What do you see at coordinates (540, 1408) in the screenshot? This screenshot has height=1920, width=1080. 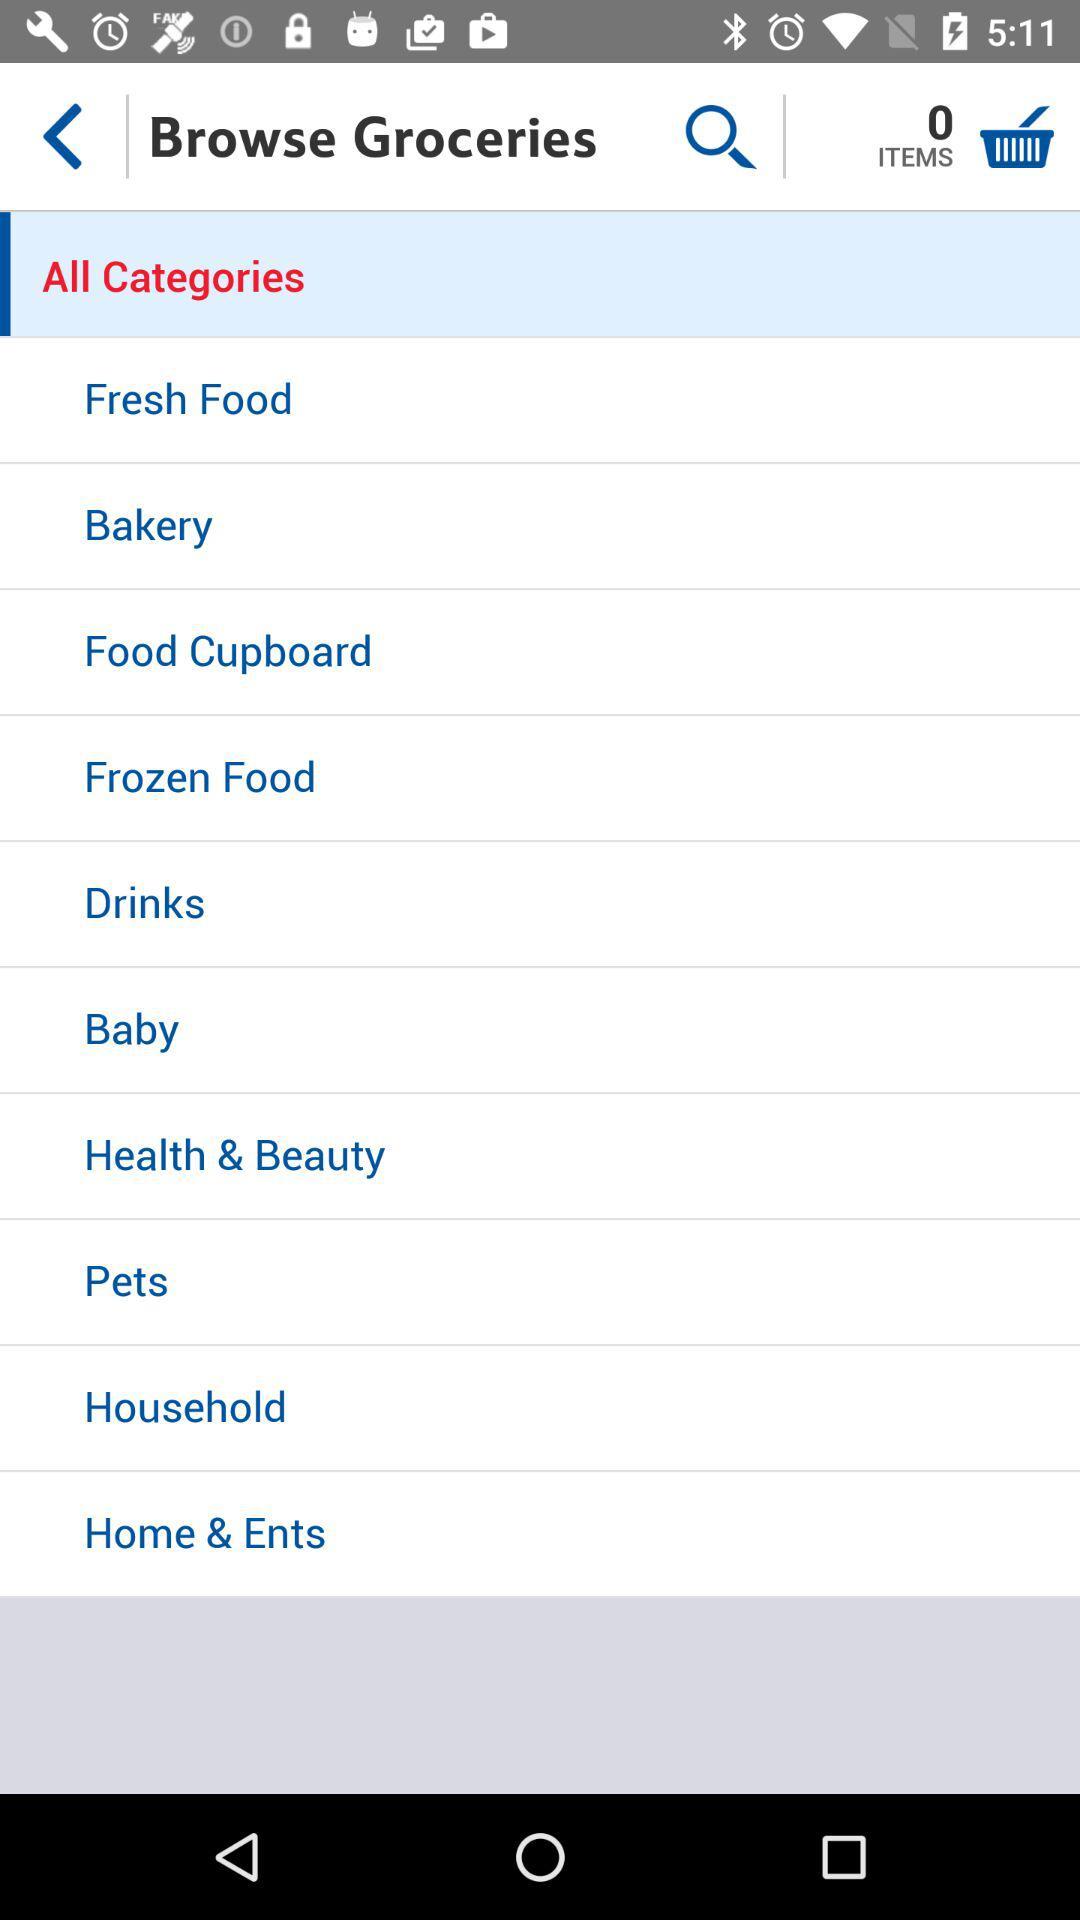 I see `household` at bounding box center [540, 1408].